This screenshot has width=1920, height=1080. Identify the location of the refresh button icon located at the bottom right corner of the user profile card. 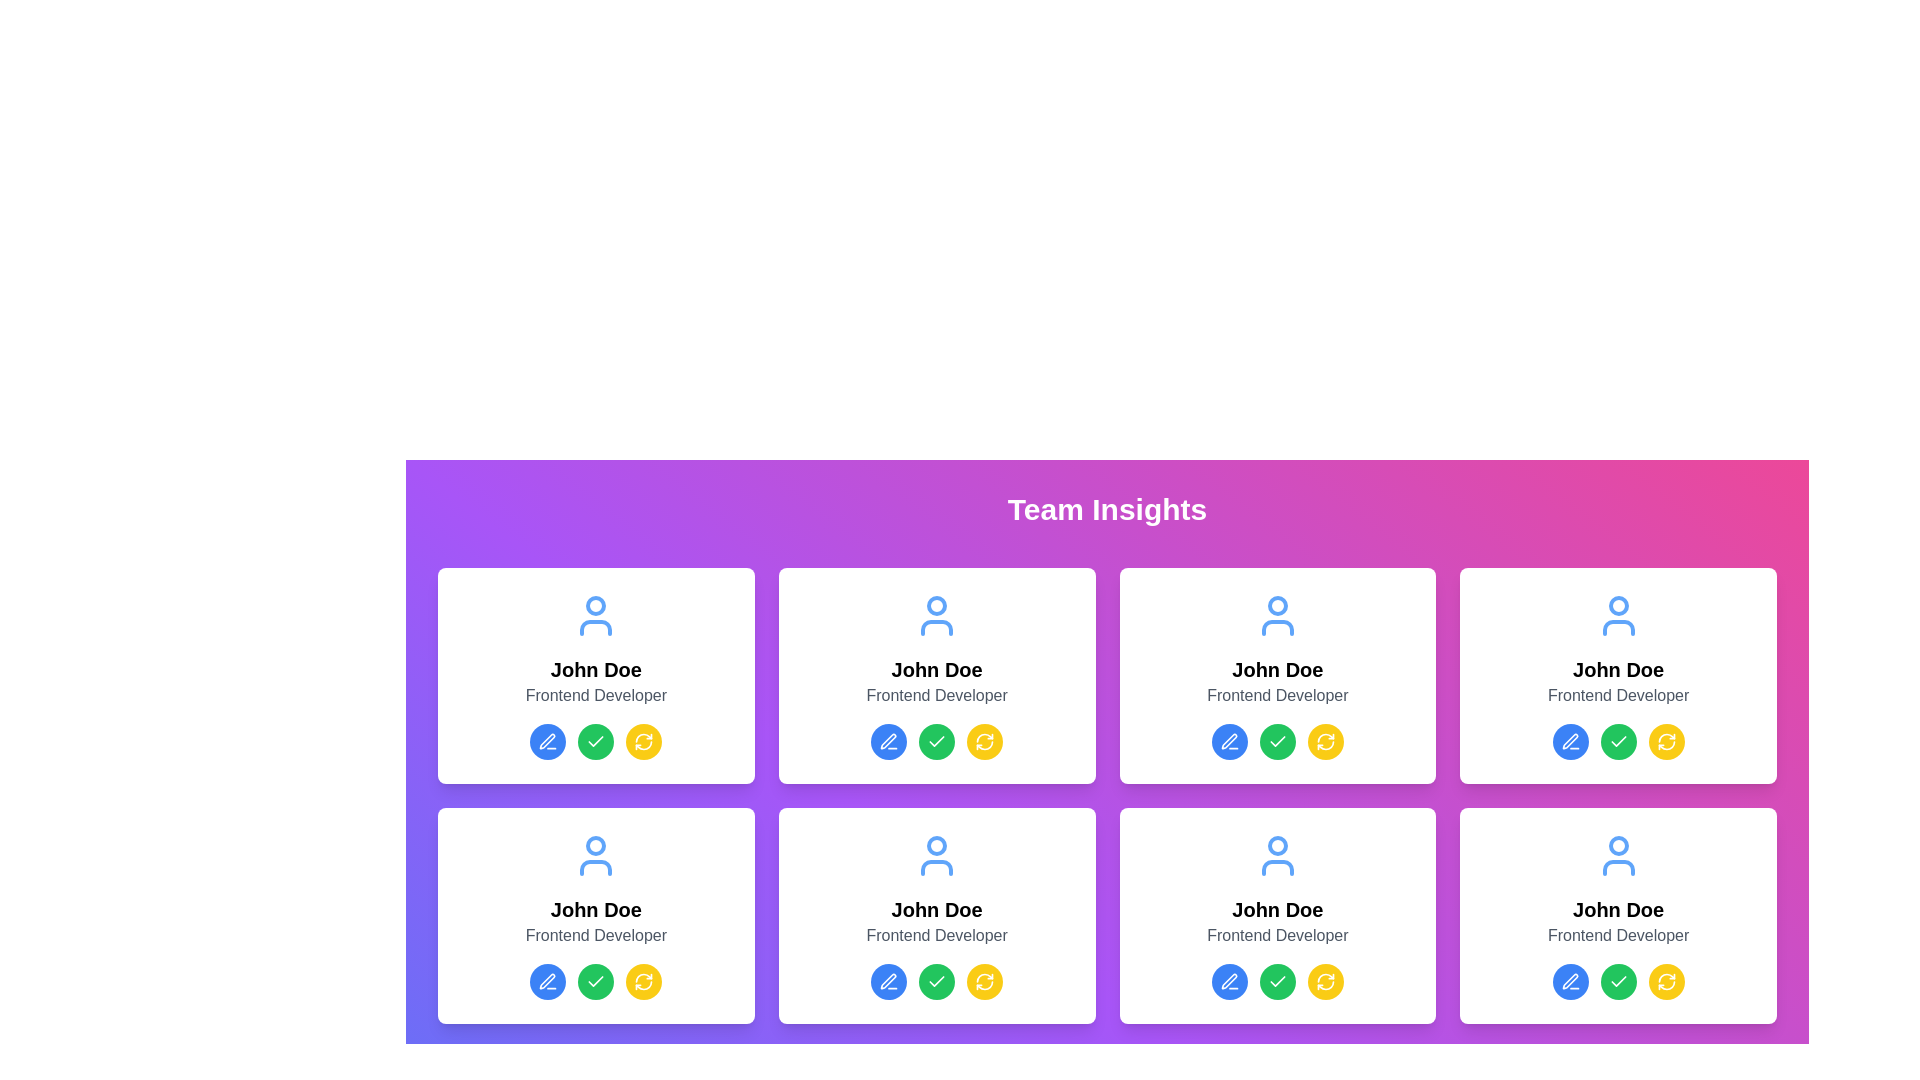
(1666, 741).